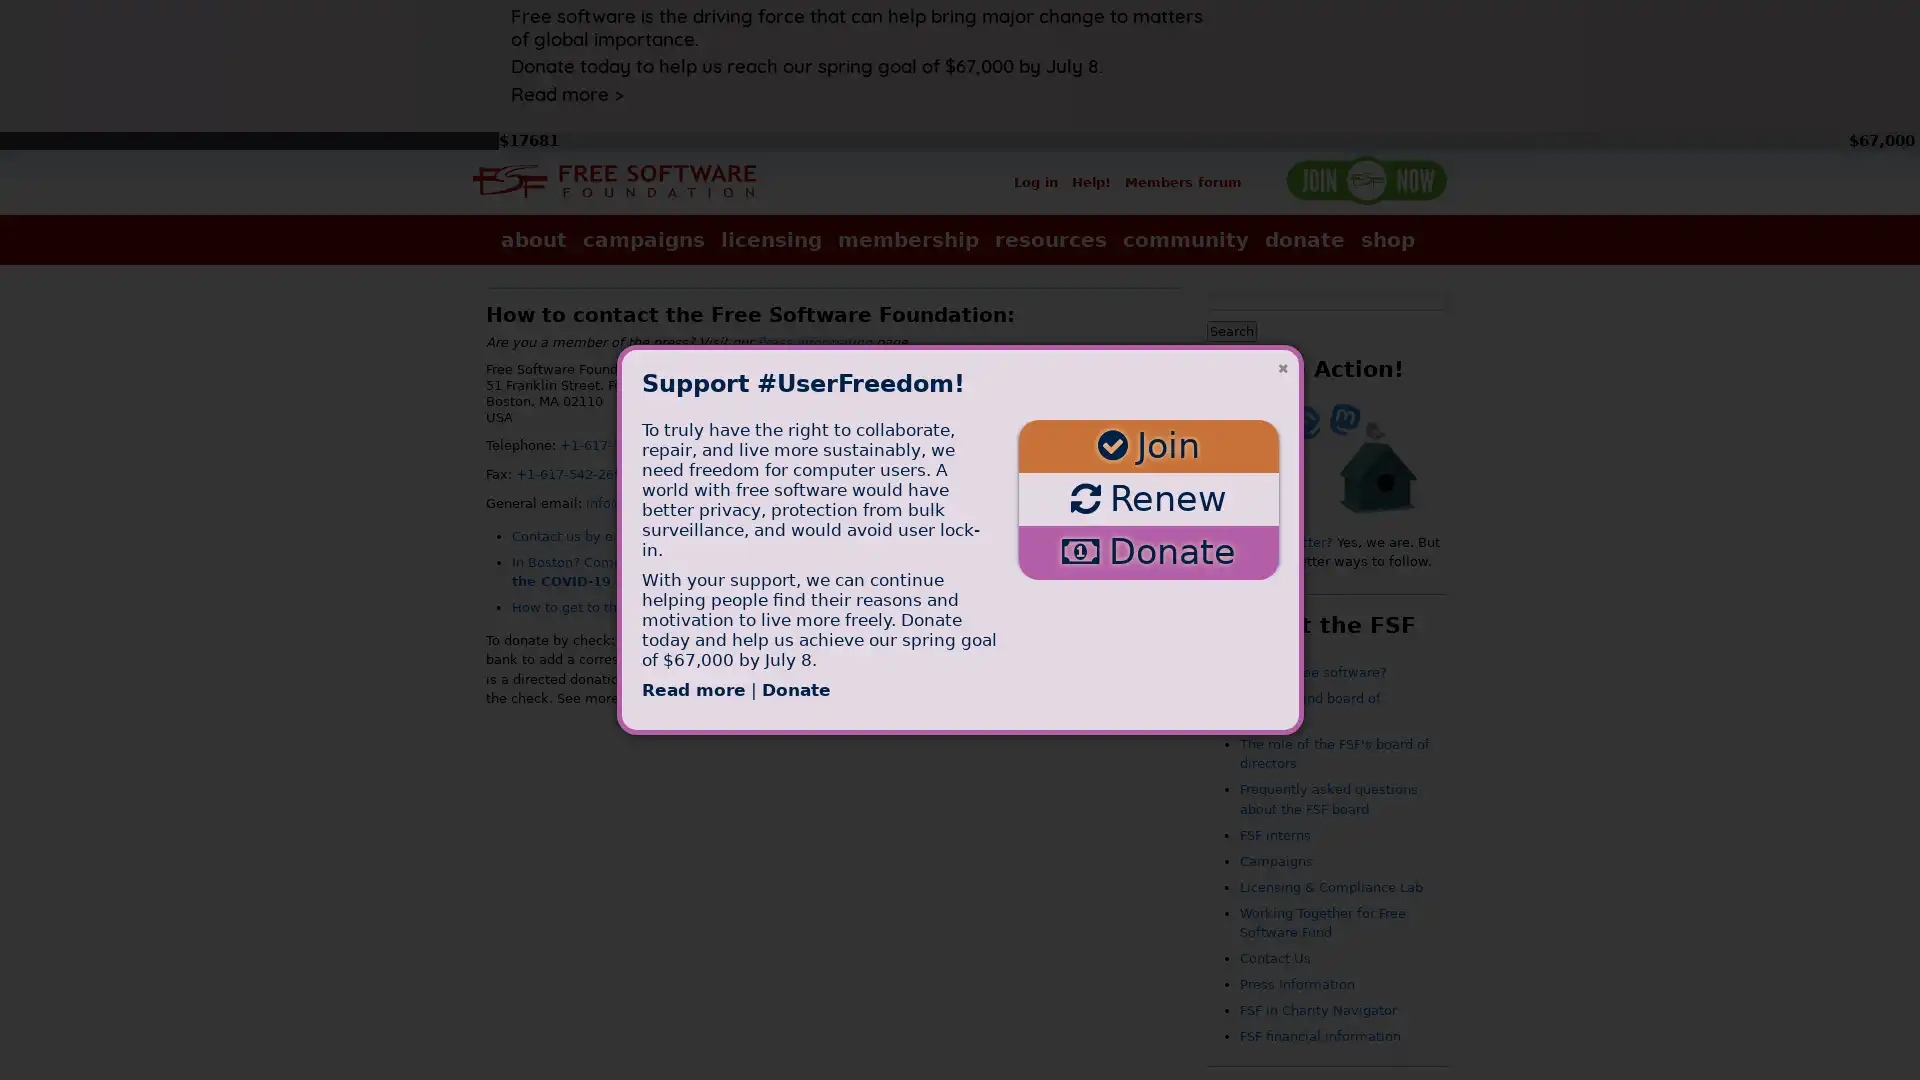  Describe the element at coordinates (1231, 329) in the screenshot. I see `Search` at that location.